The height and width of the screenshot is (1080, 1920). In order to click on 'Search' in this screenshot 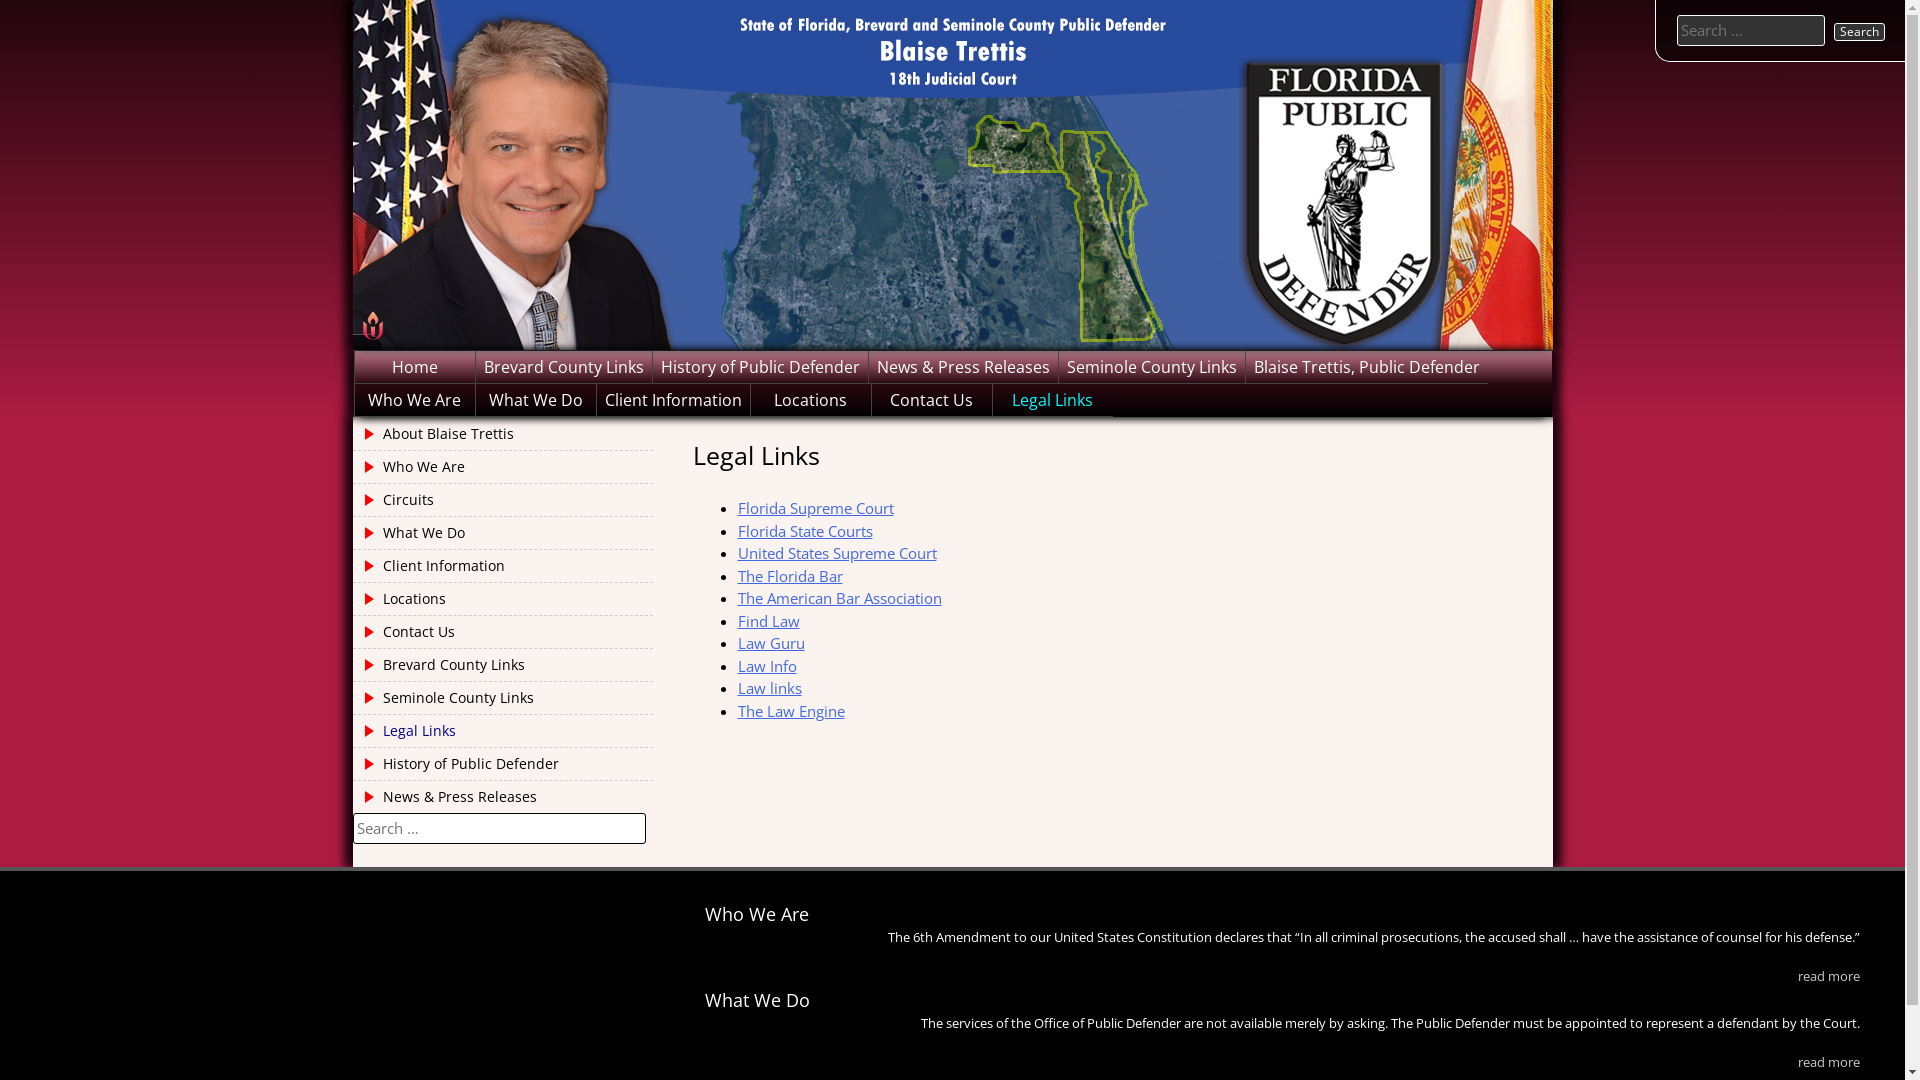, I will do `click(0, 12)`.